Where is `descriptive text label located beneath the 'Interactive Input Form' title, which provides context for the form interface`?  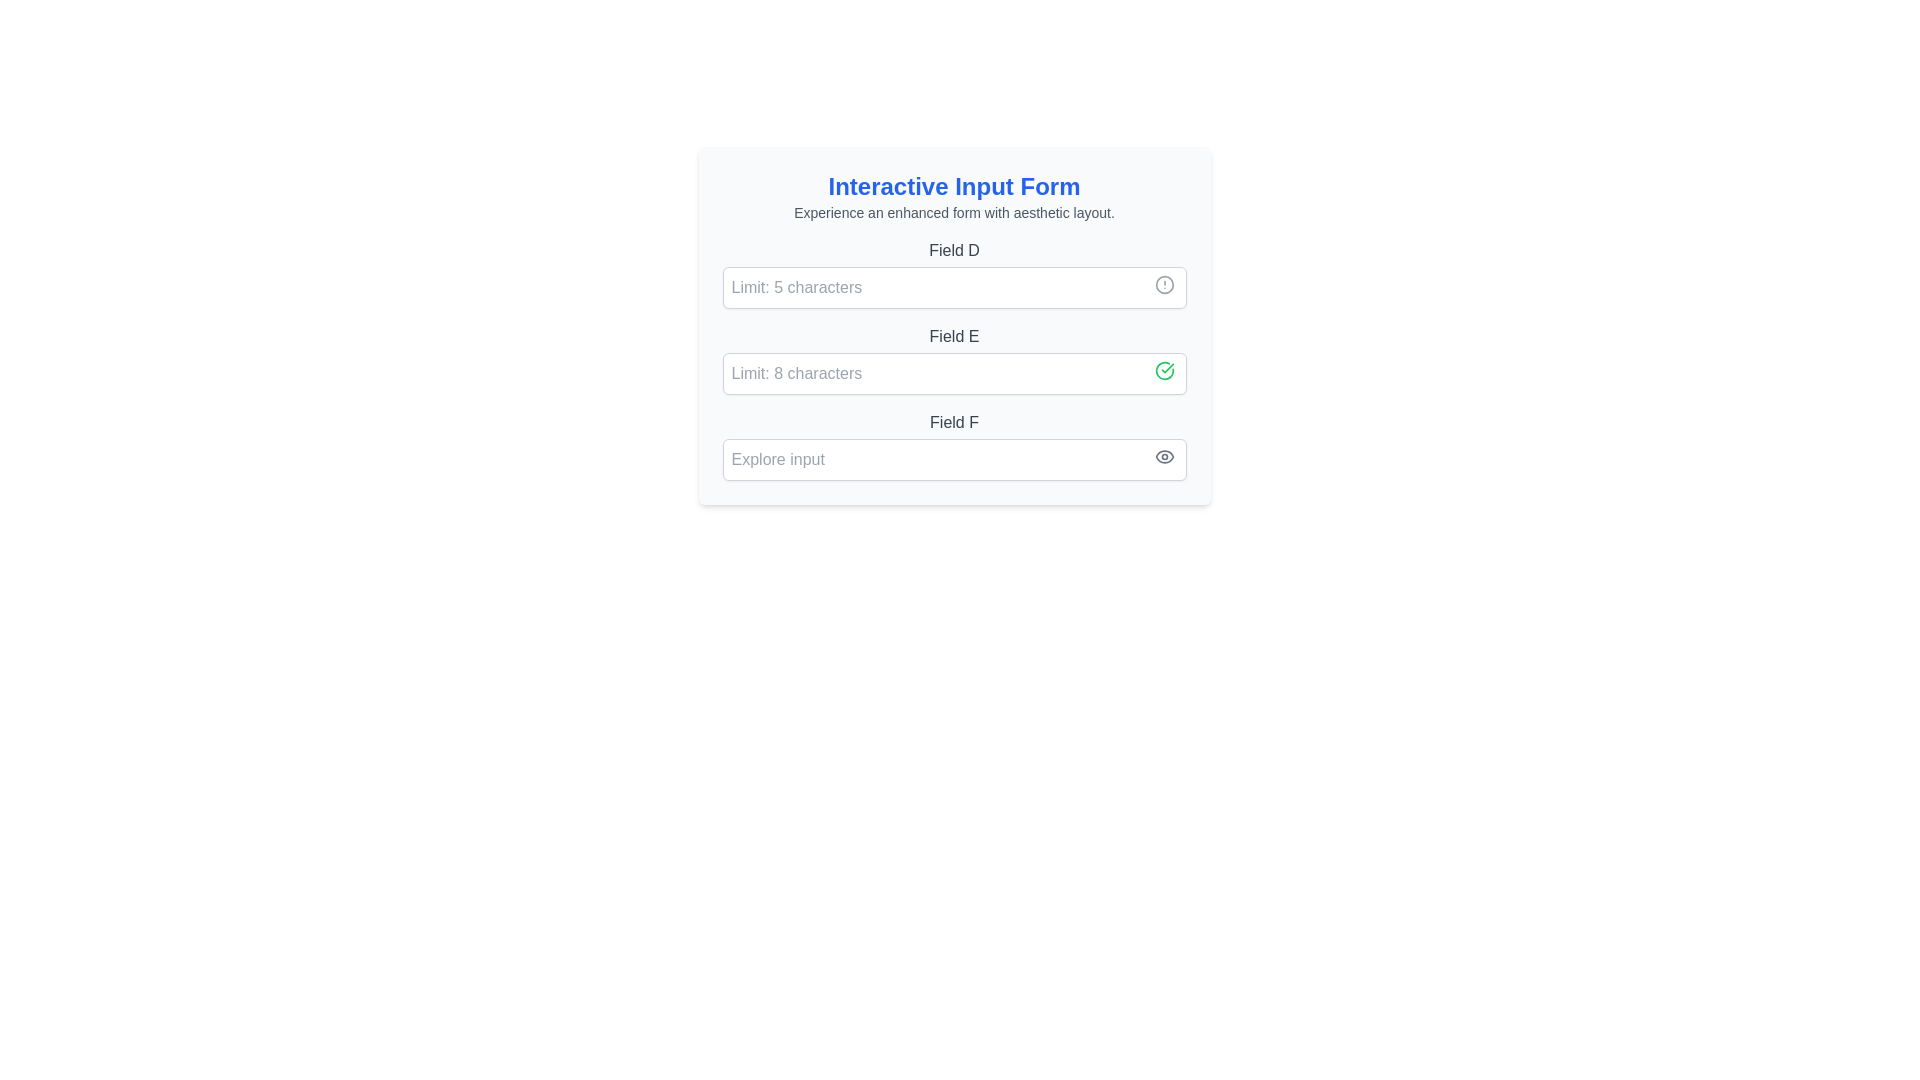 descriptive text label located beneath the 'Interactive Input Form' title, which provides context for the form interface is located at coordinates (953, 212).